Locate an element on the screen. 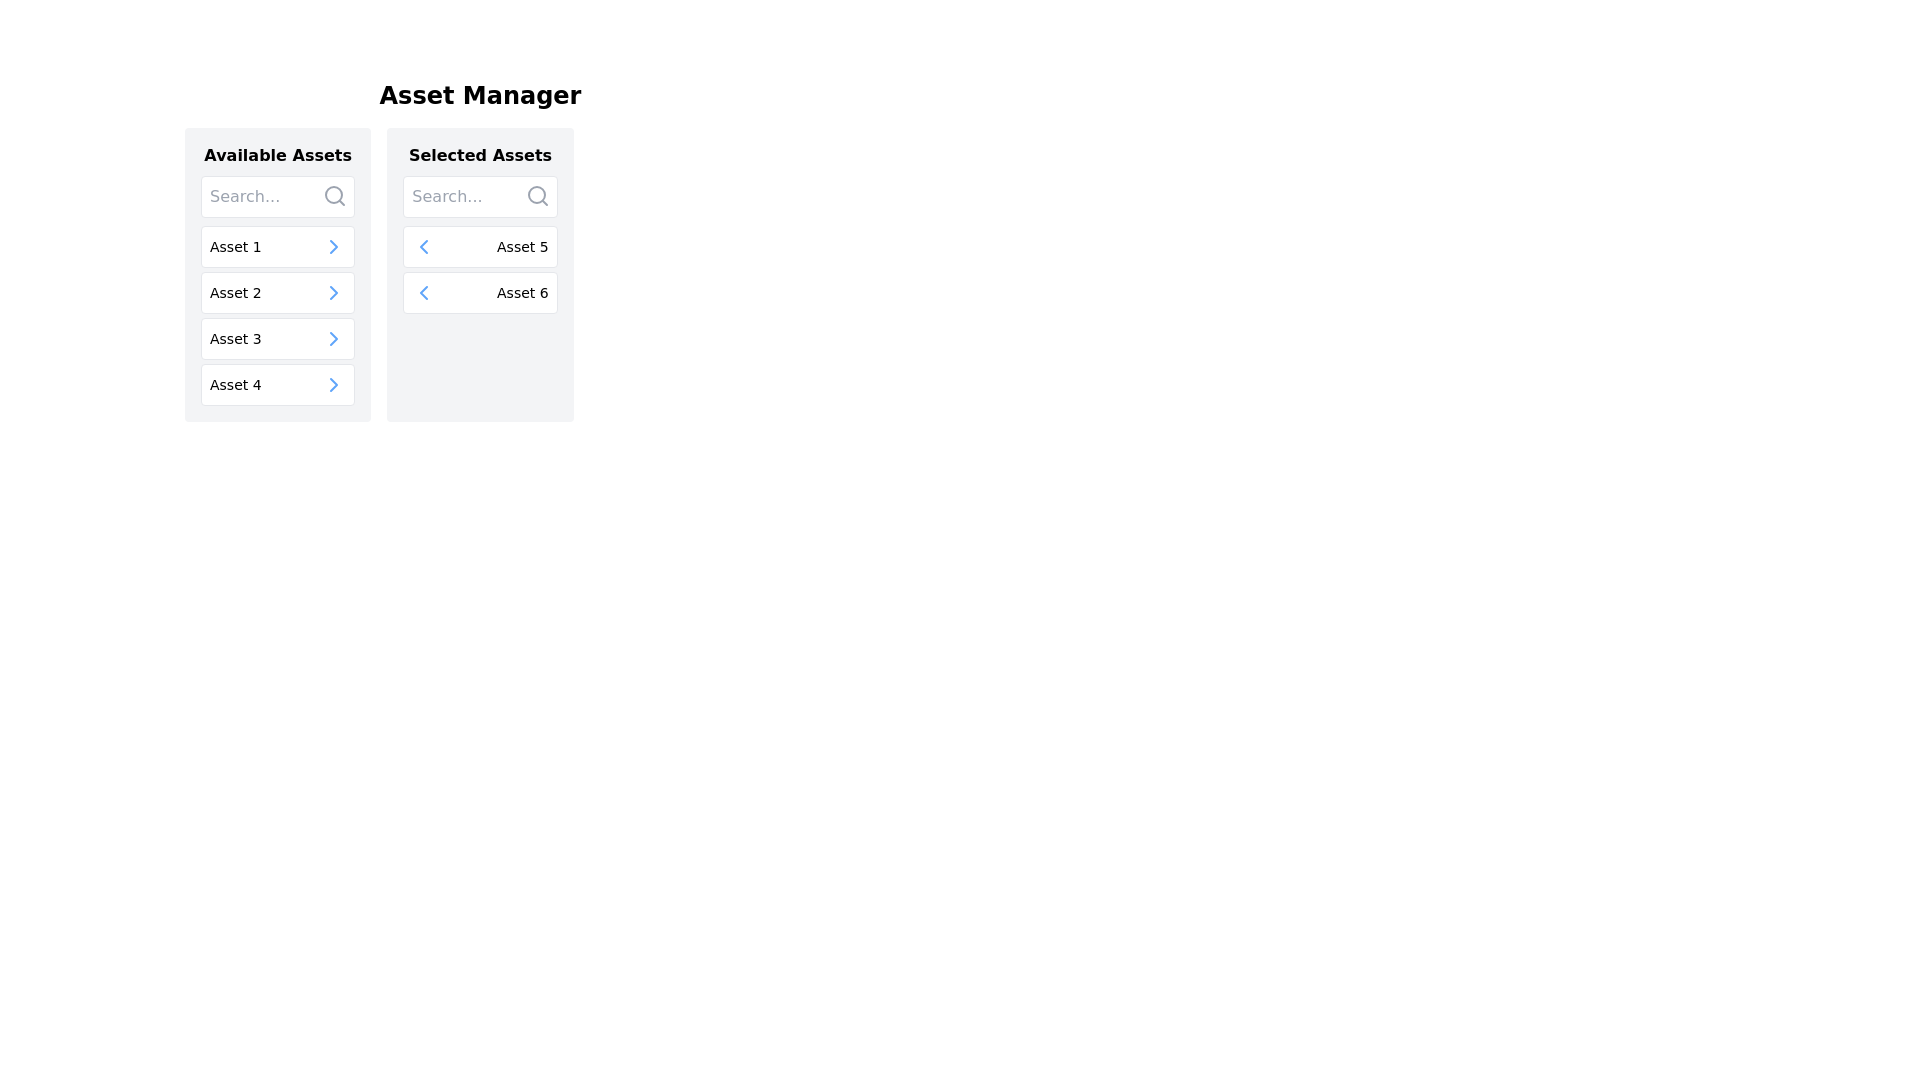  the button icon located at the left edge of the 'Asset 6' entry in the 'Selected Assets' column is located at coordinates (423, 293).